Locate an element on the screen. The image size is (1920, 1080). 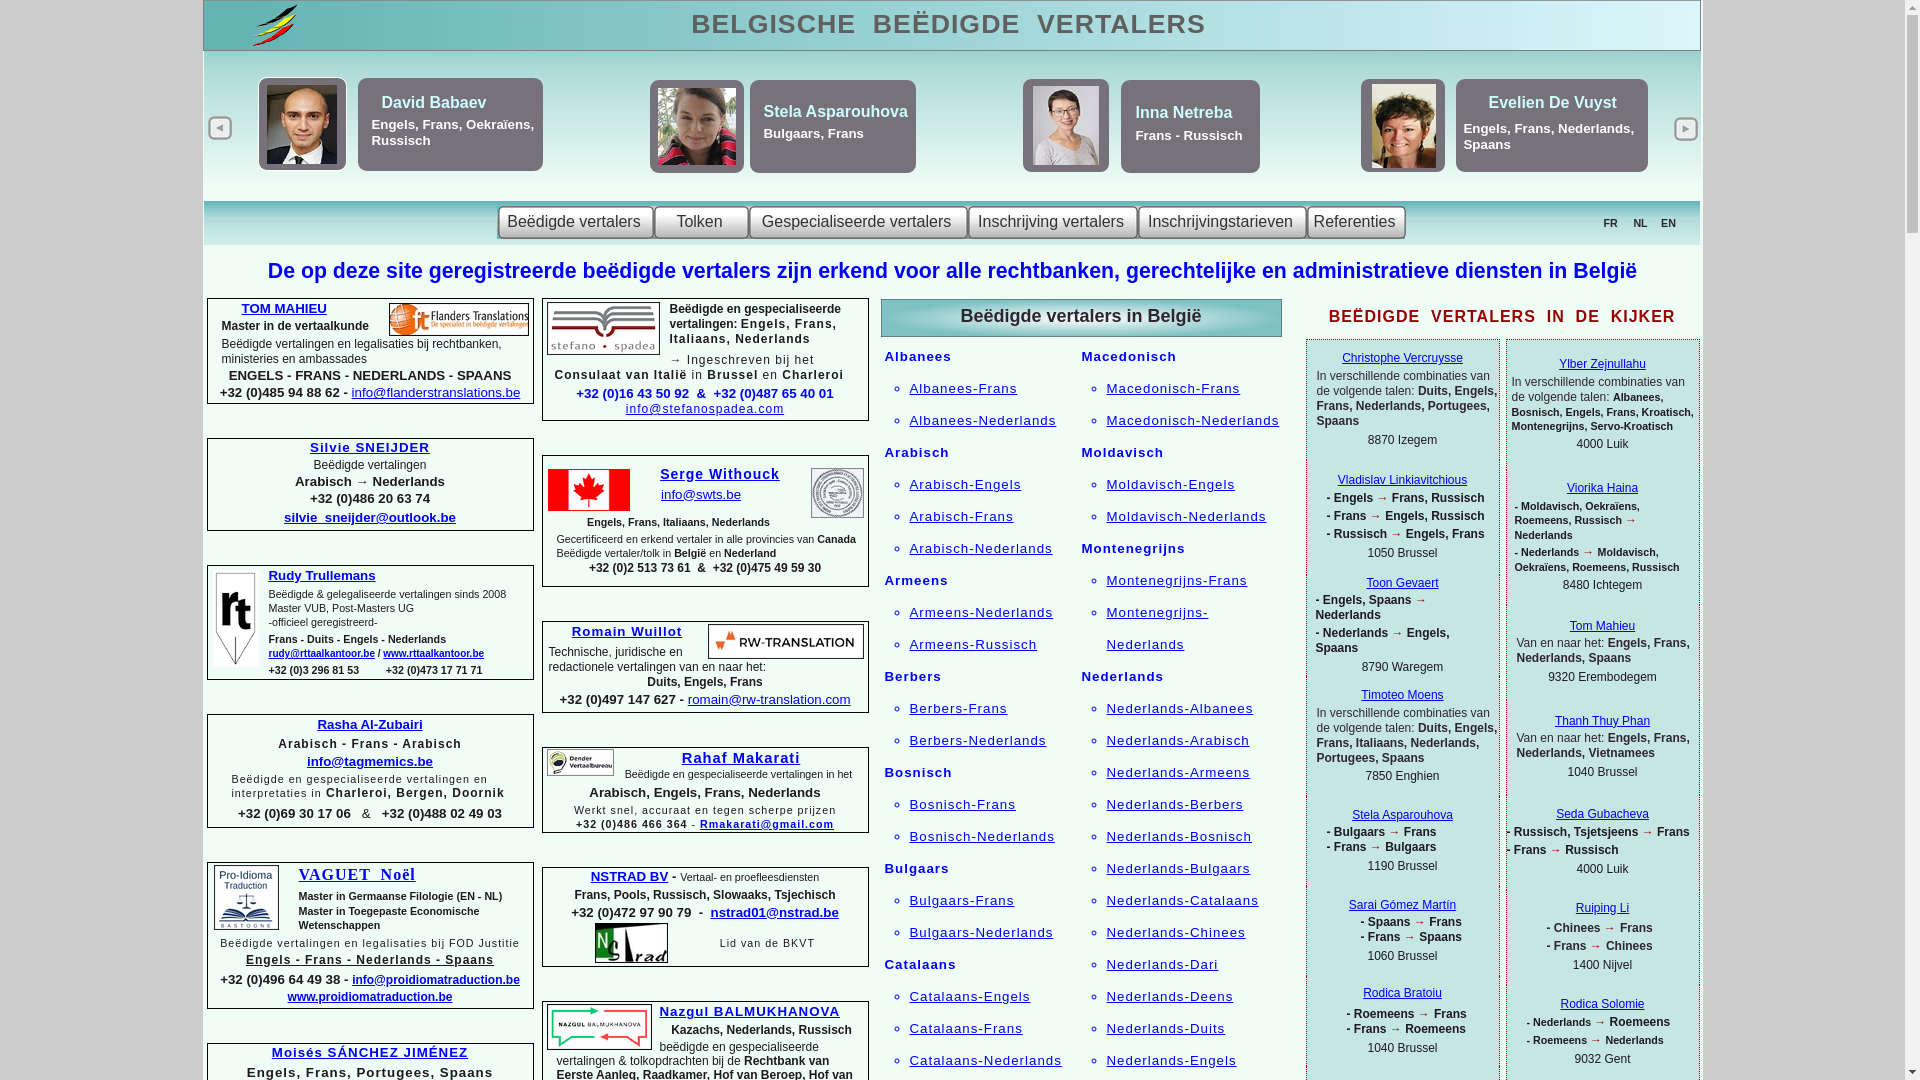
'Nederlands-Catalaans' is located at coordinates (1181, 900).